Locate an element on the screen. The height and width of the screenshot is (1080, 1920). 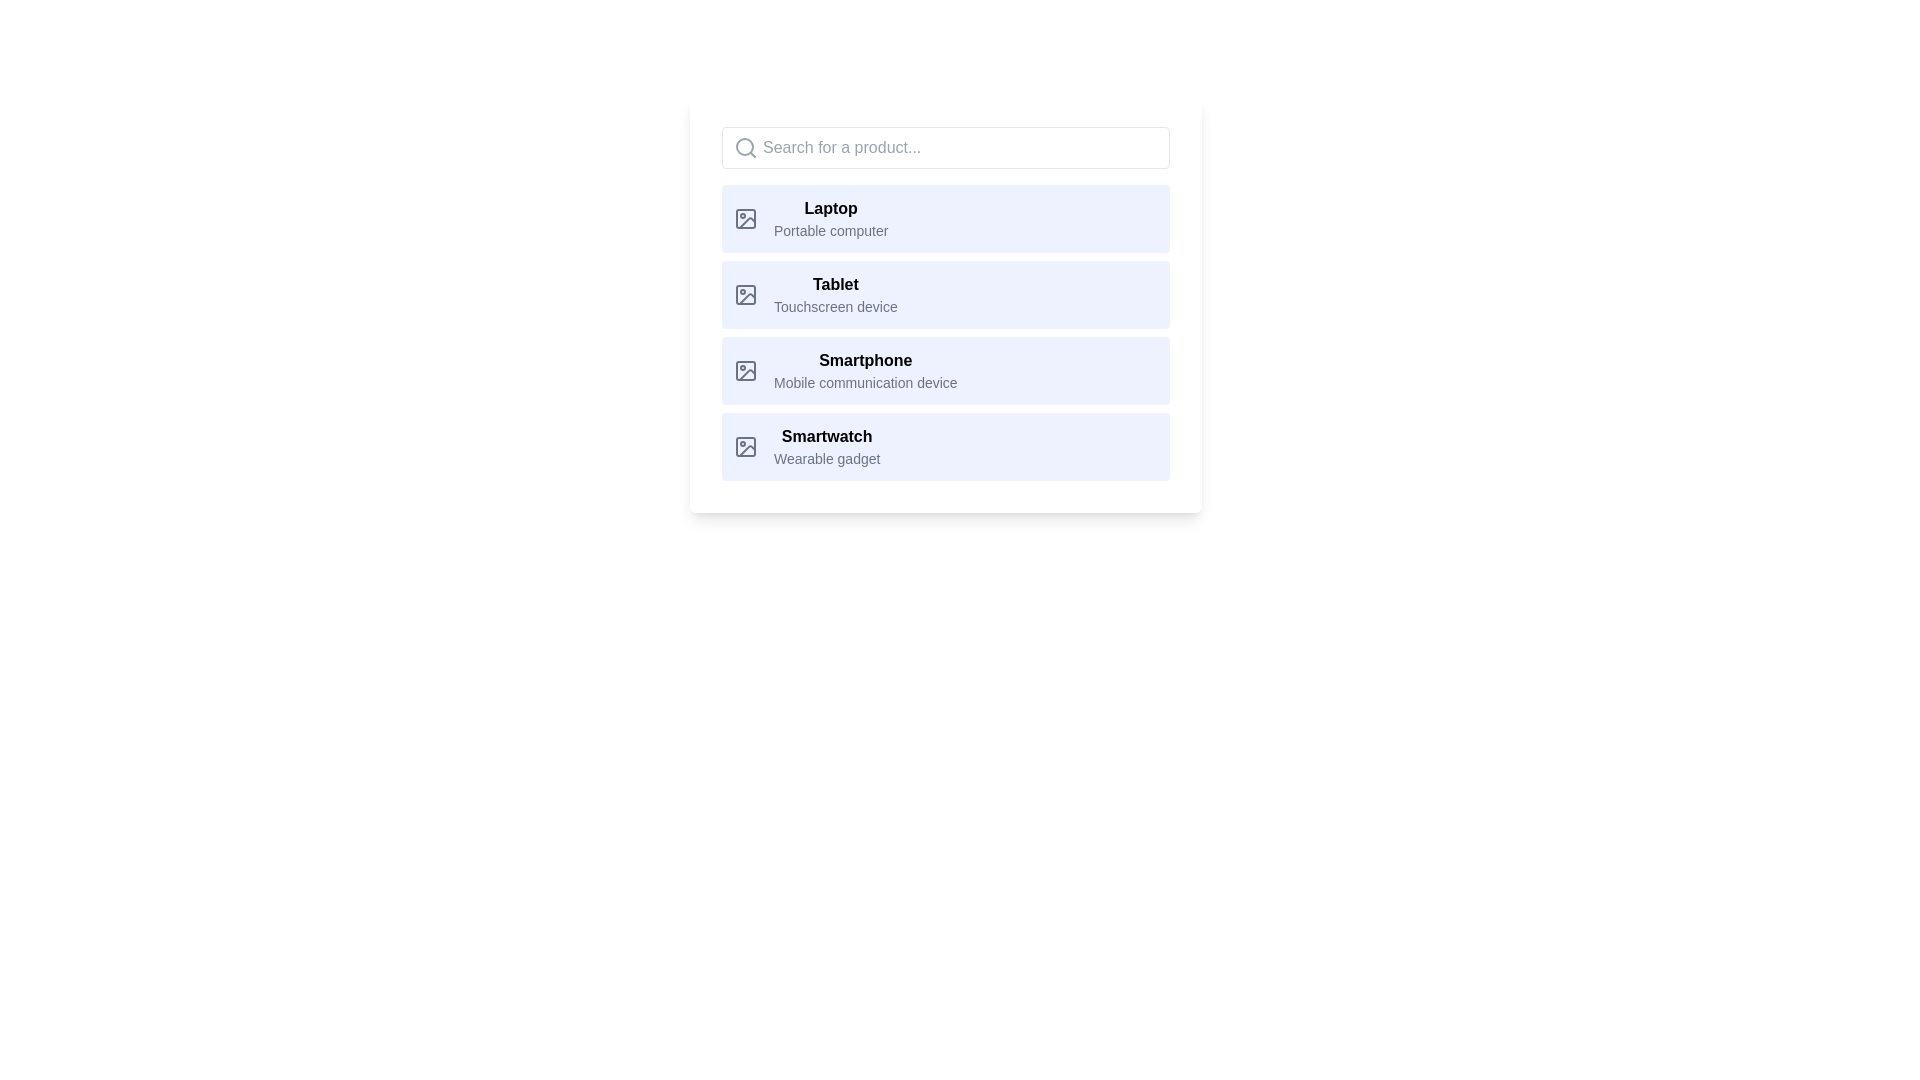
the small gray rounded rectangle icon that serves as a graphical placeholder for an image is located at coordinates (744, 446).